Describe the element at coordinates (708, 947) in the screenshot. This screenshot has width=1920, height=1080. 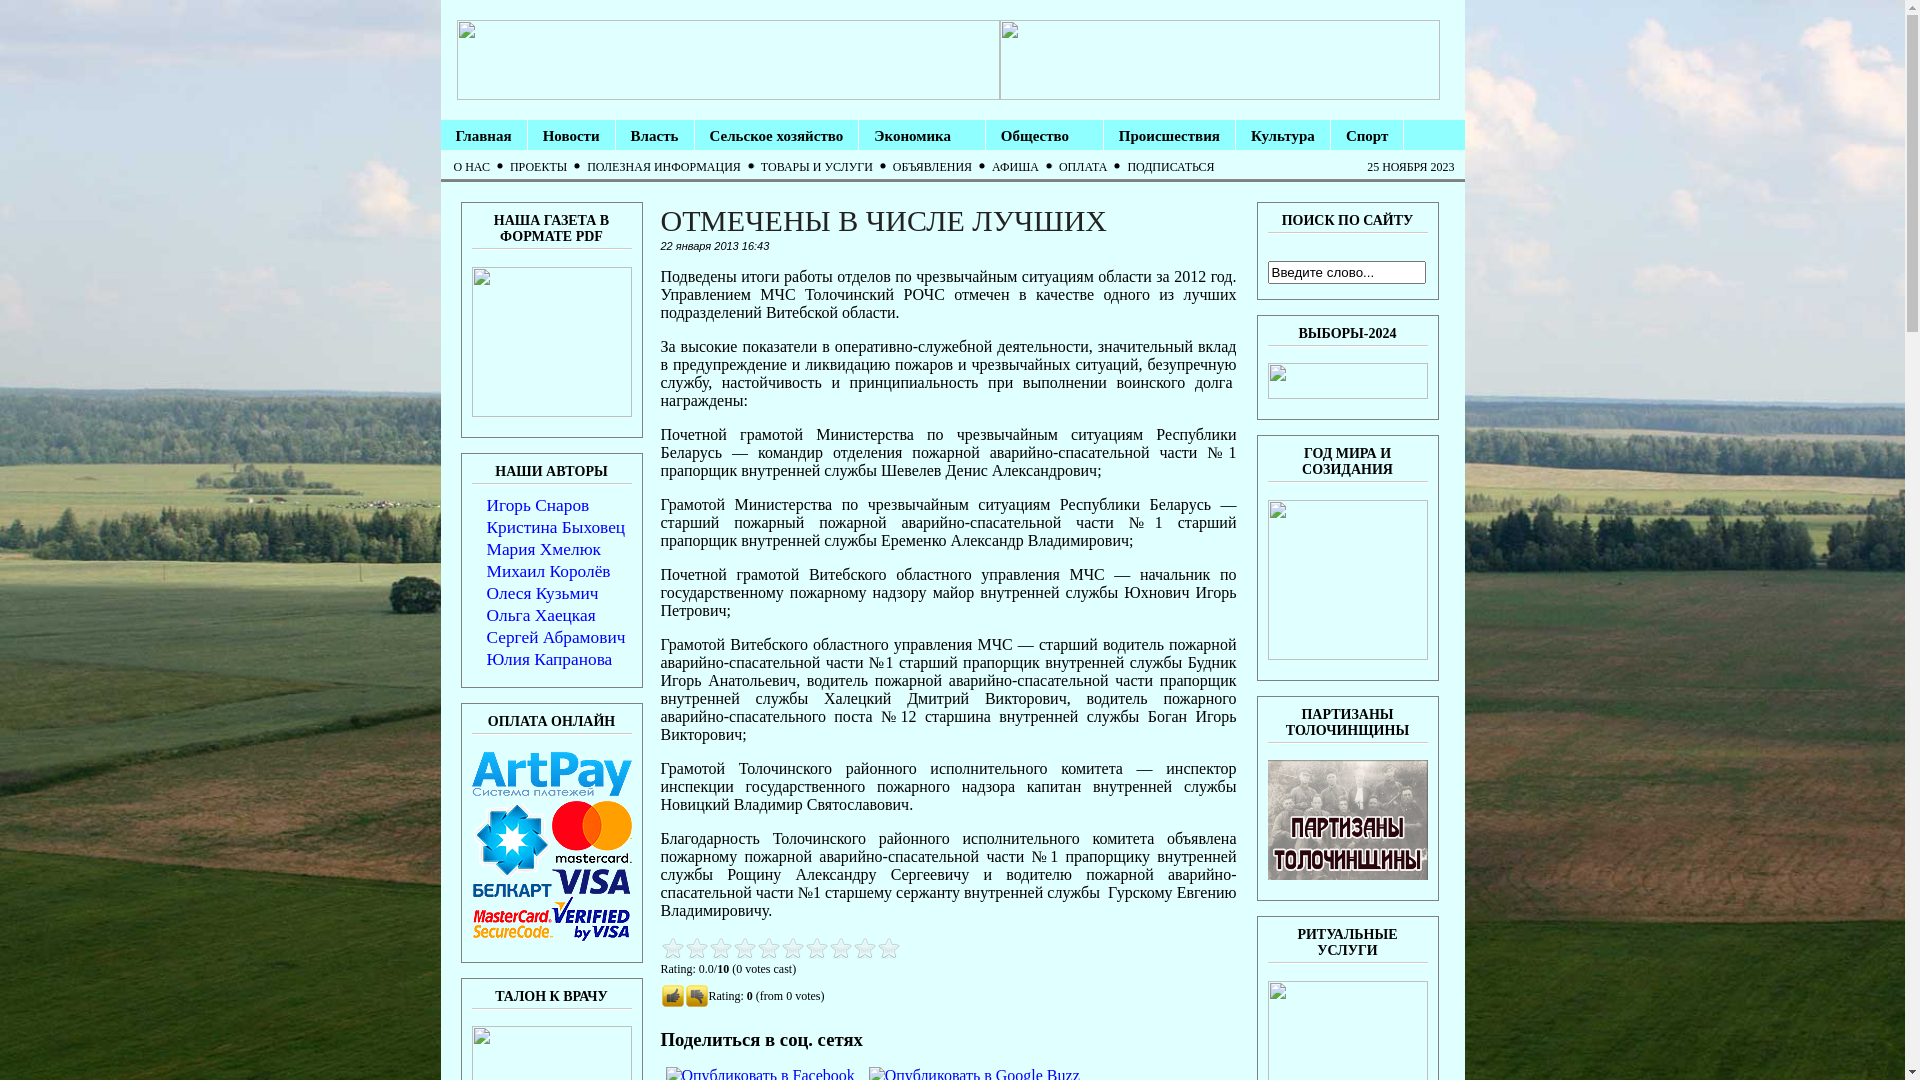
I see `'4 / 10'` at that location.